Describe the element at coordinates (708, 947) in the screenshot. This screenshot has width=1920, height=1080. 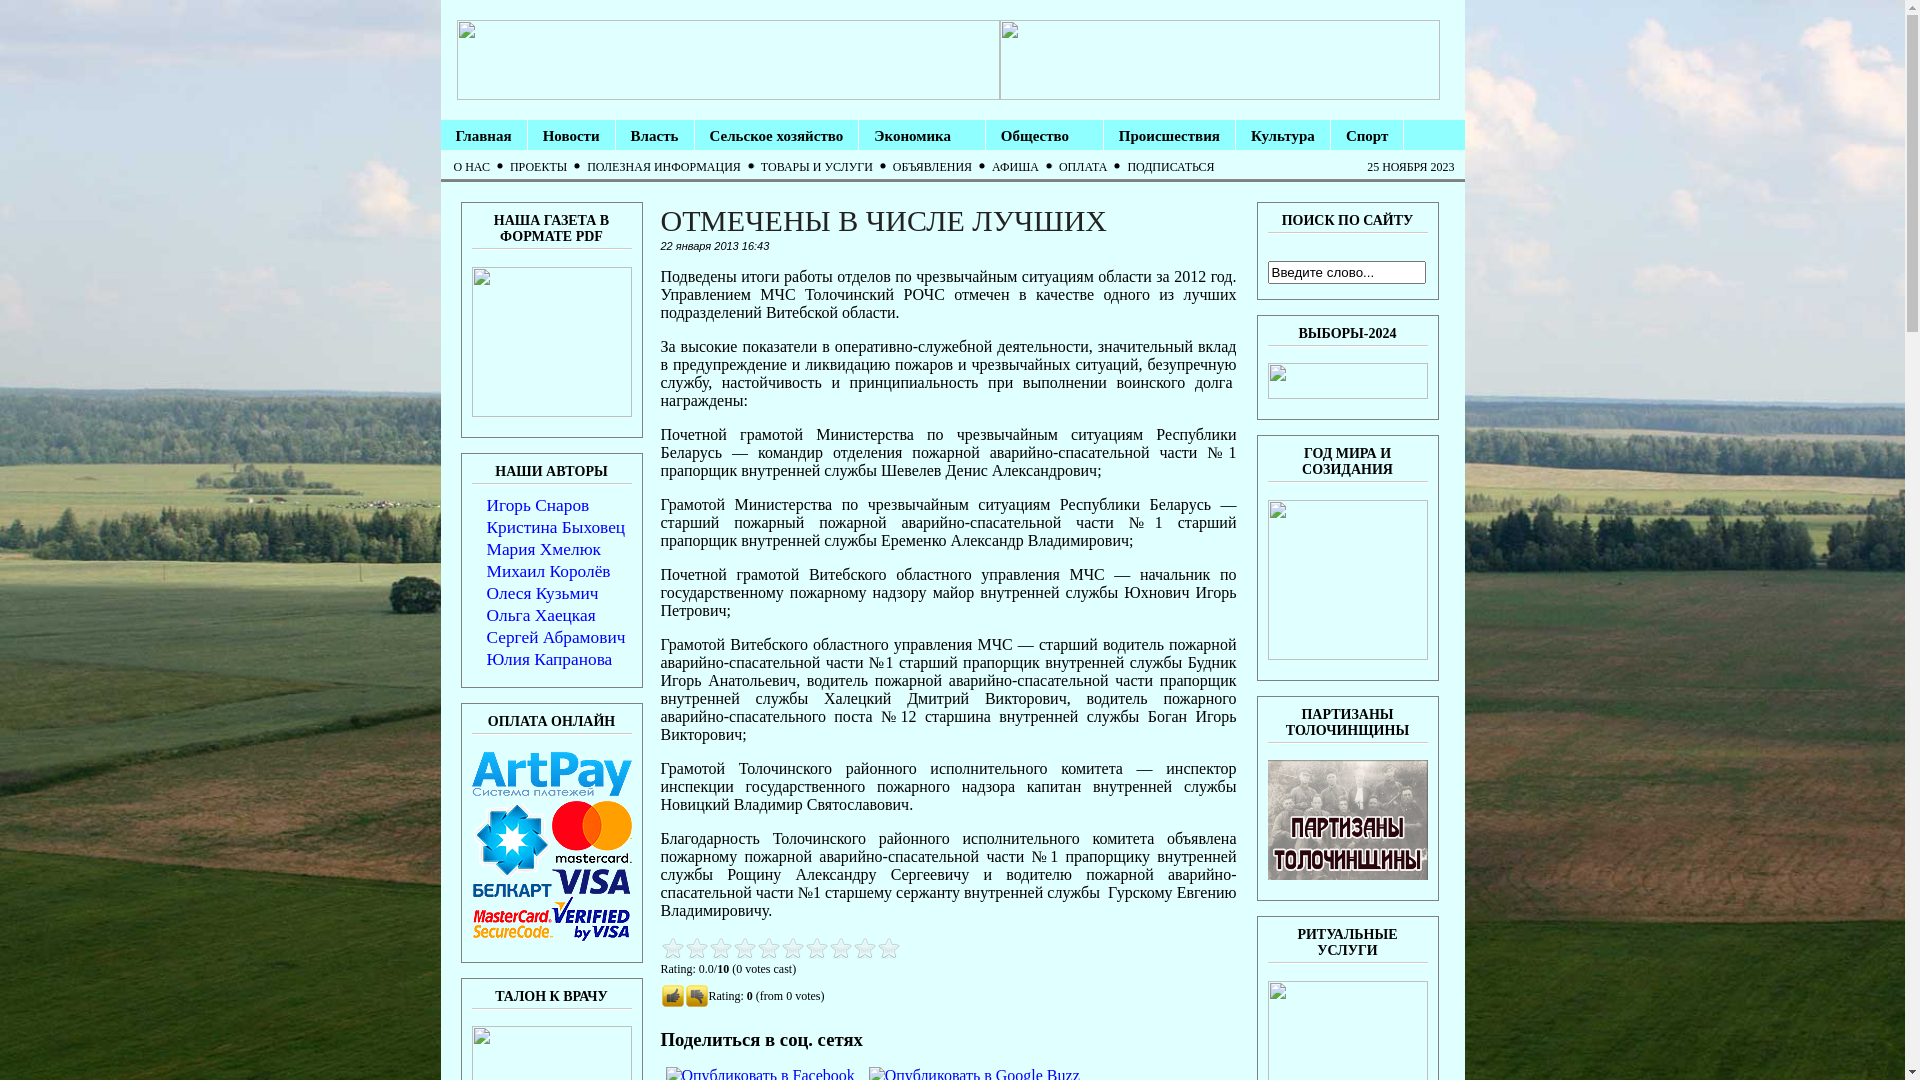
I see `'4 / 10'` at that location.